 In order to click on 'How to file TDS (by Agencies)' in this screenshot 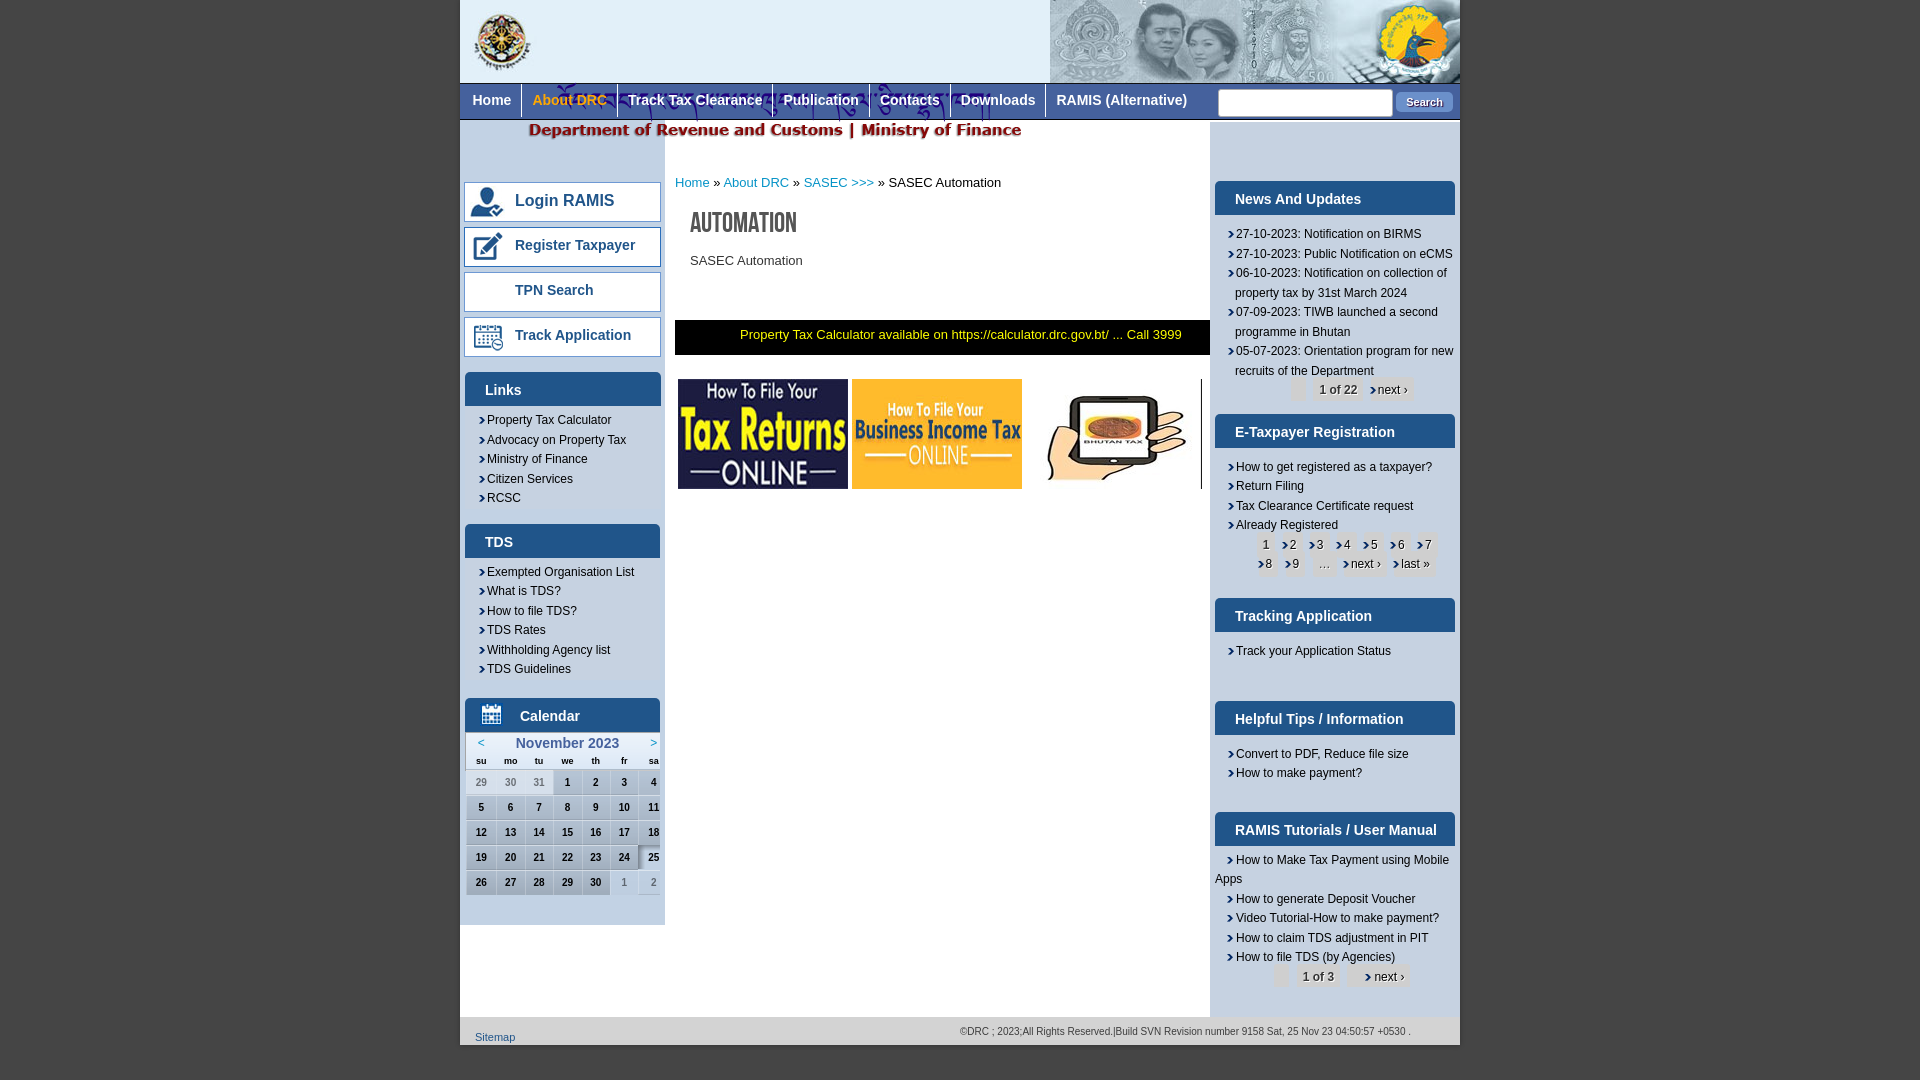, I will do `click(1305, 955)`.